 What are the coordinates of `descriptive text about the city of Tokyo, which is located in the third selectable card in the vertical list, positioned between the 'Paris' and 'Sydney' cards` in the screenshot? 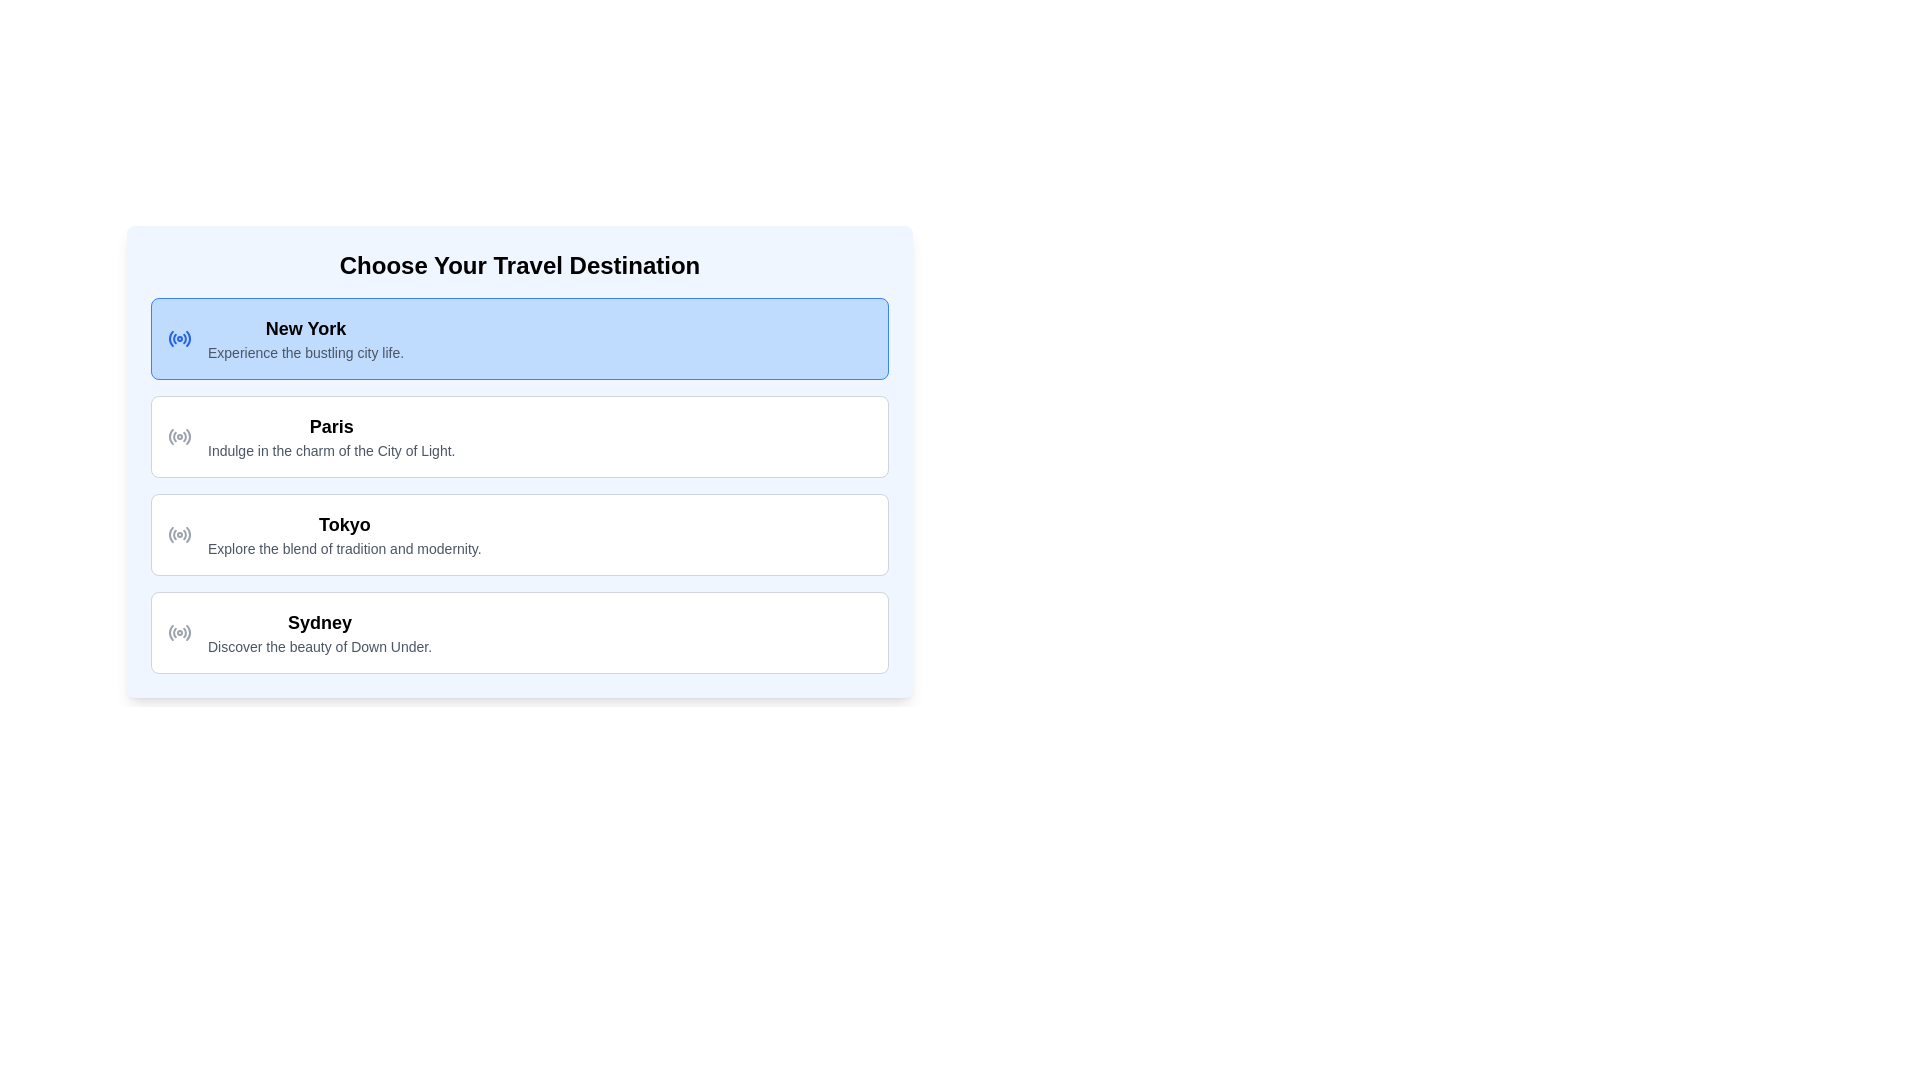 It's located at (344, 534).